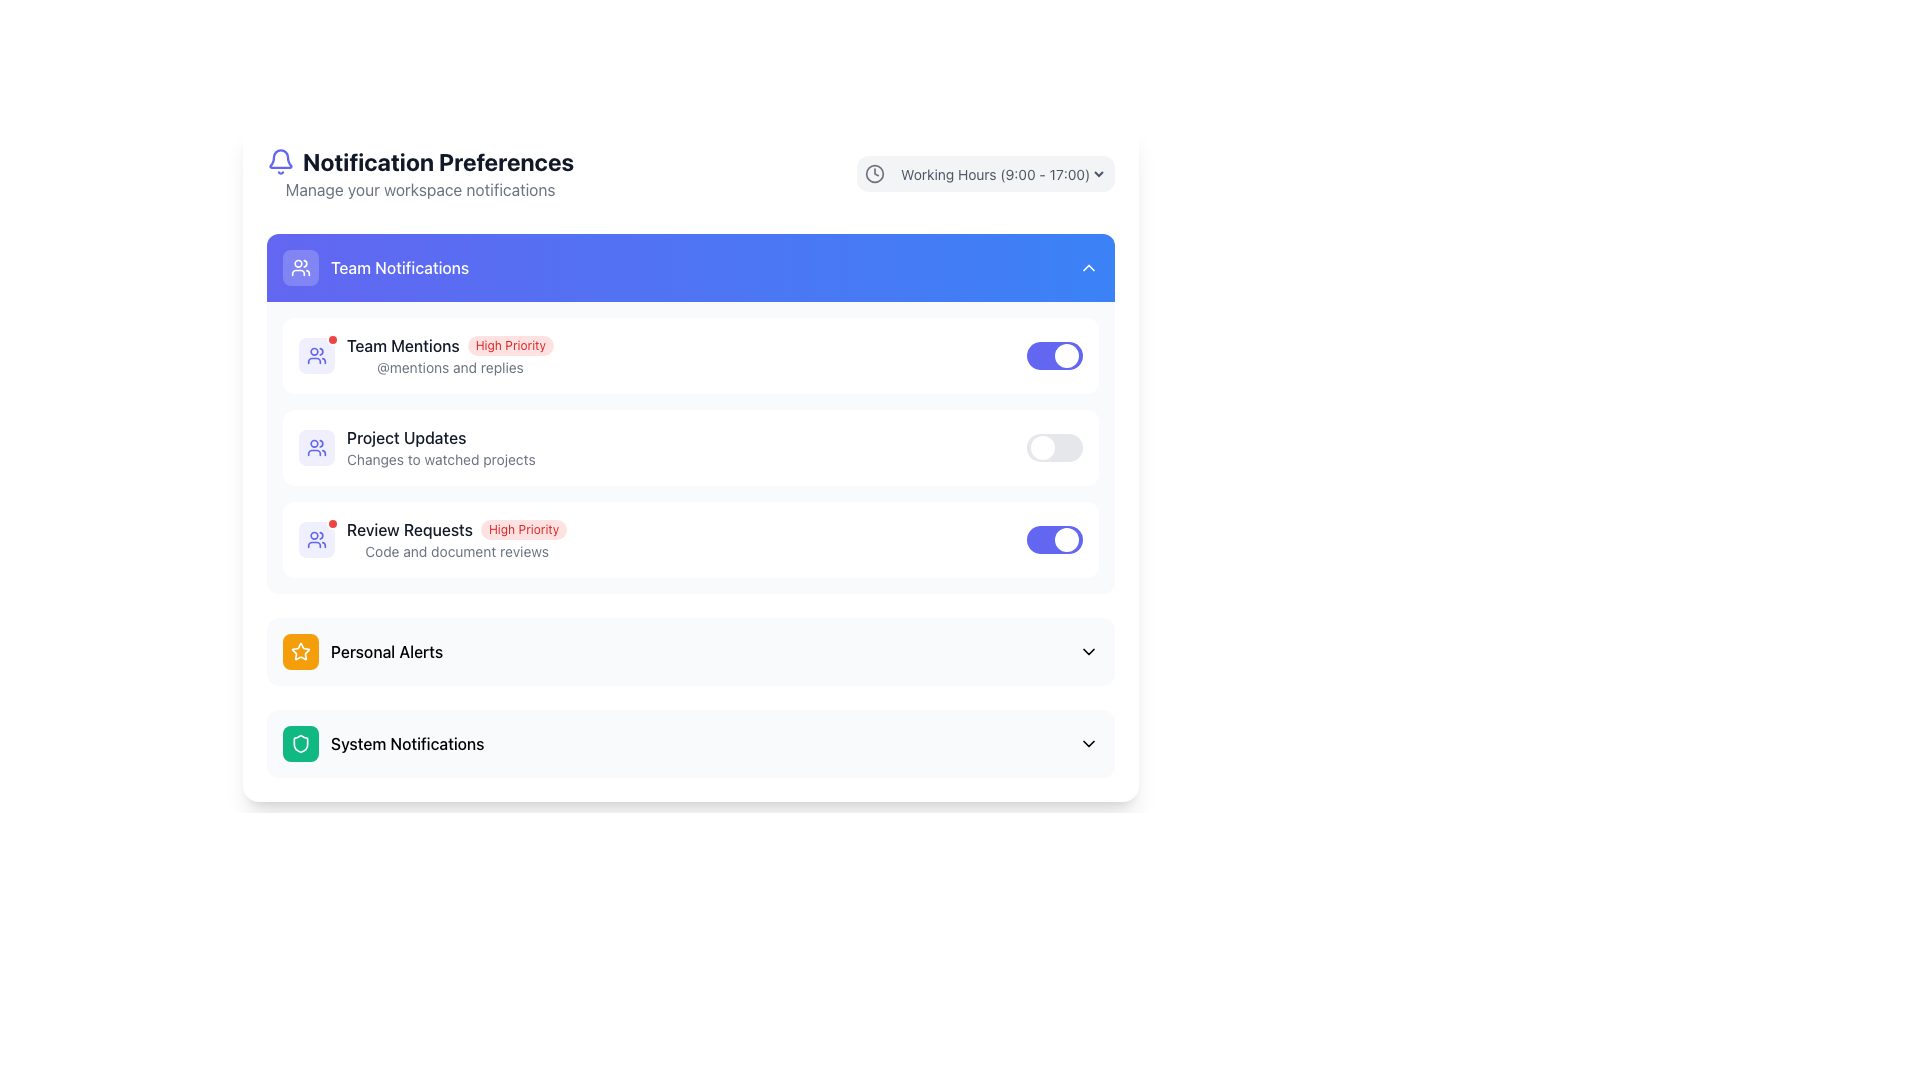  I want to click on the 'Review Requests' notification text element, which is categorized as 'High Priority' and, so click(455, 540).